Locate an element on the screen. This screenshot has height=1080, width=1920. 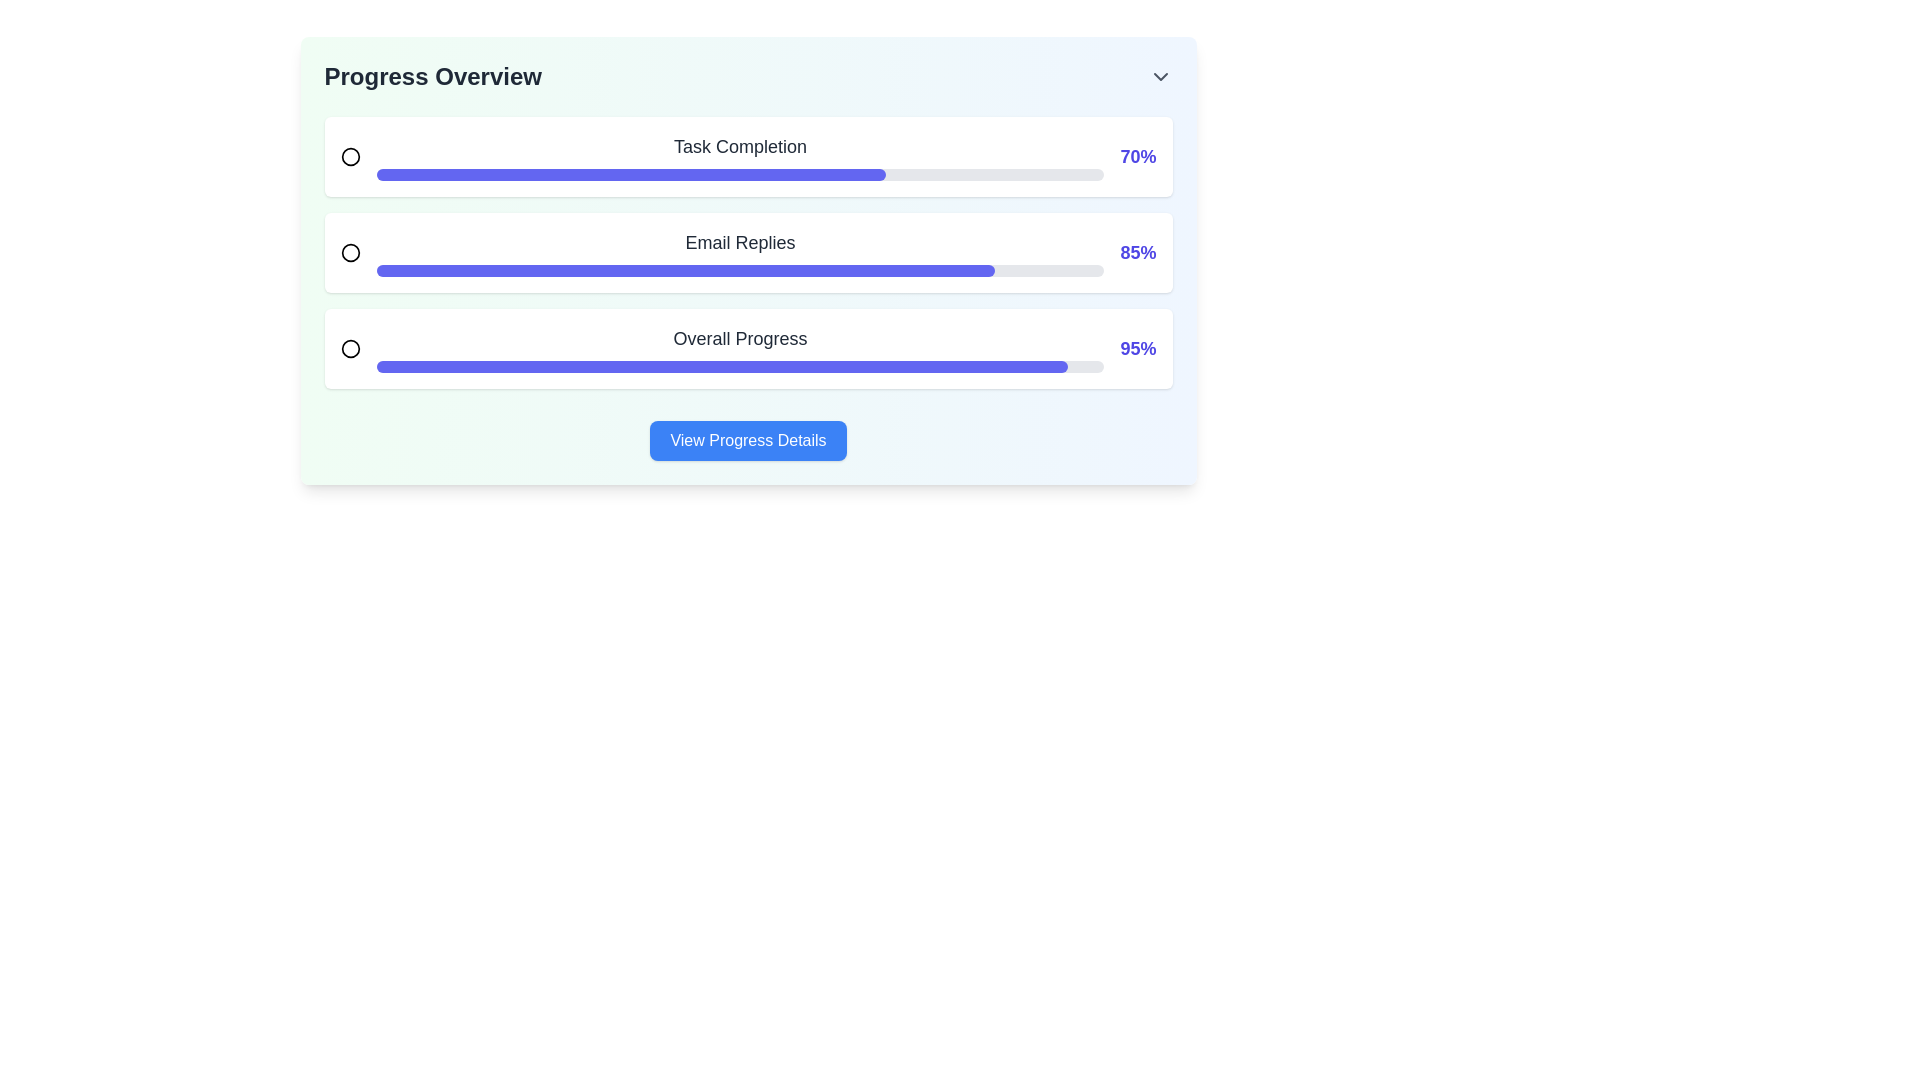
the 'Overall Progress' text and progress bar combination, which is located in the lower section of the 'Progress Overview' component and indicates a progress level of approximately 95% is located at coordinates (739, 347).